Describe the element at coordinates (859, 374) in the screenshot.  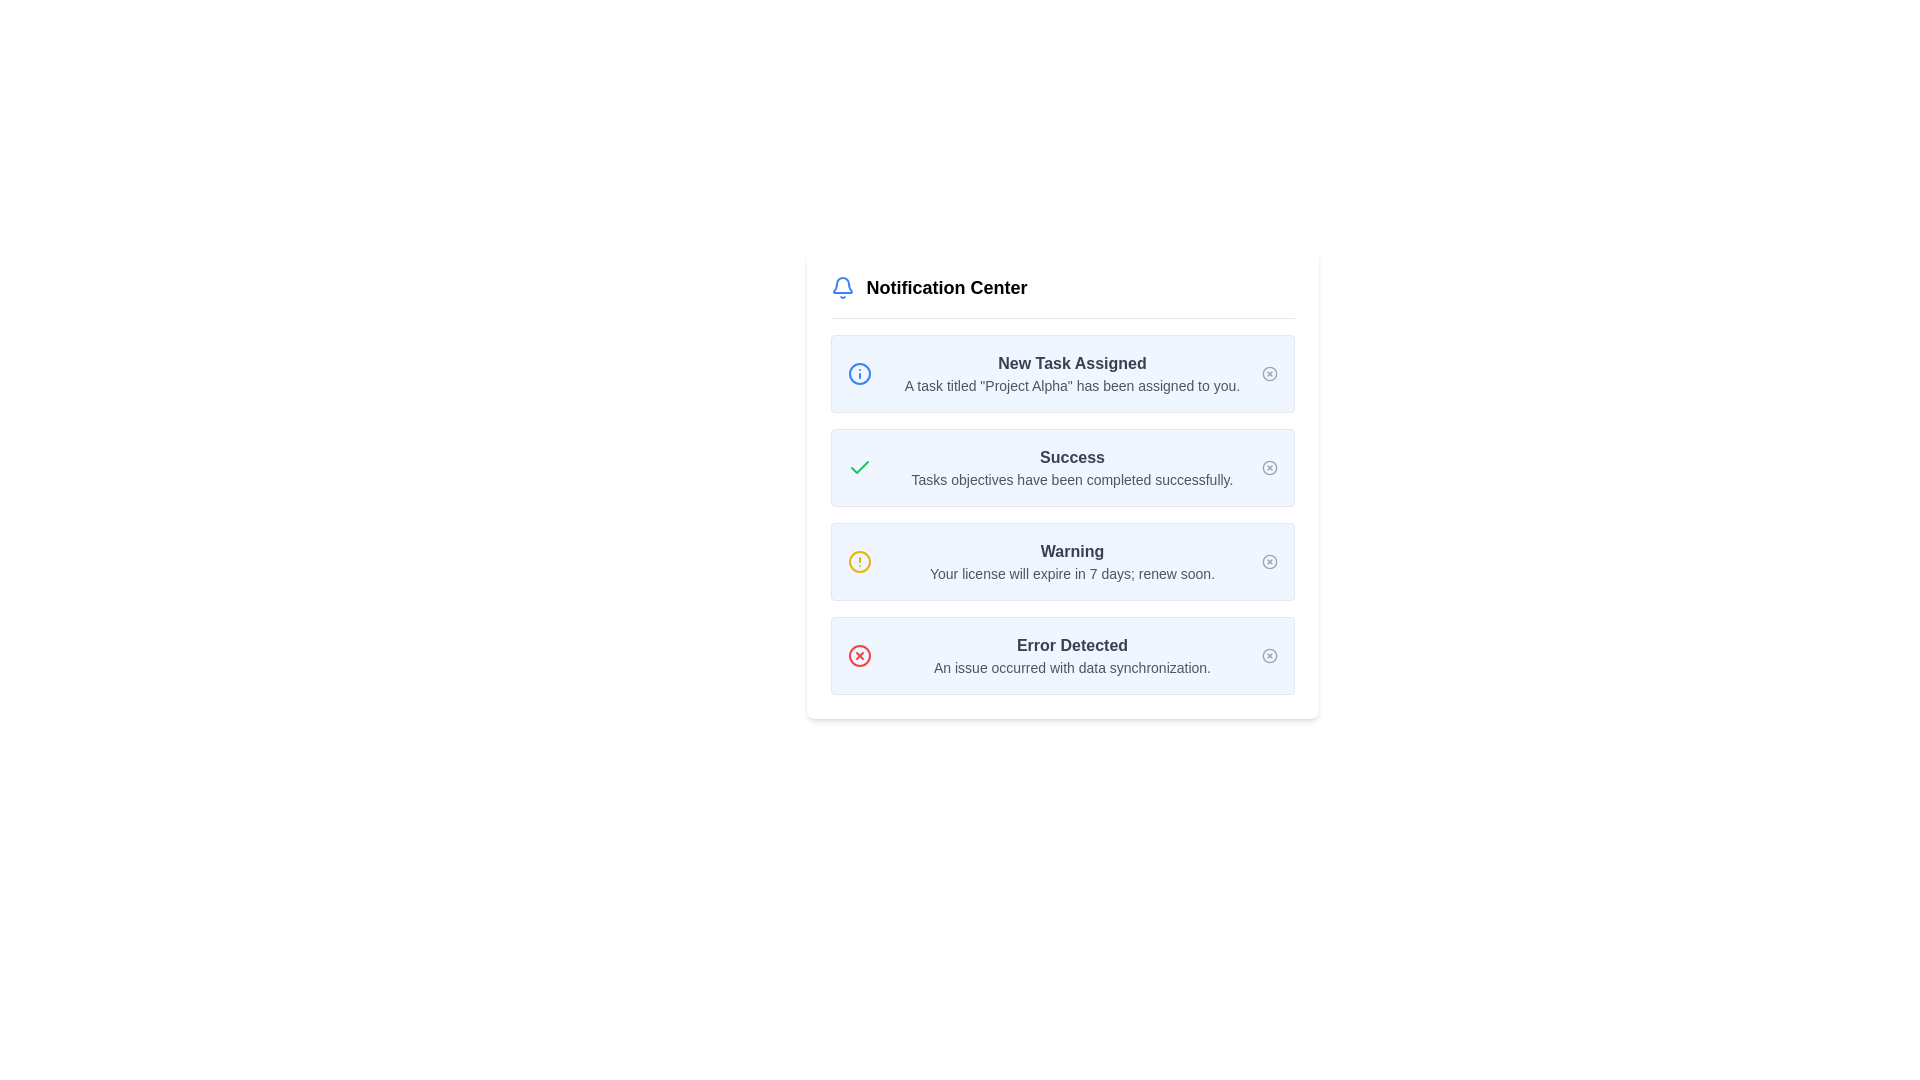
I see `the informational icon located in the topmost notification box on the left side, aligned with the title 'New Task Assigned'` at that location.